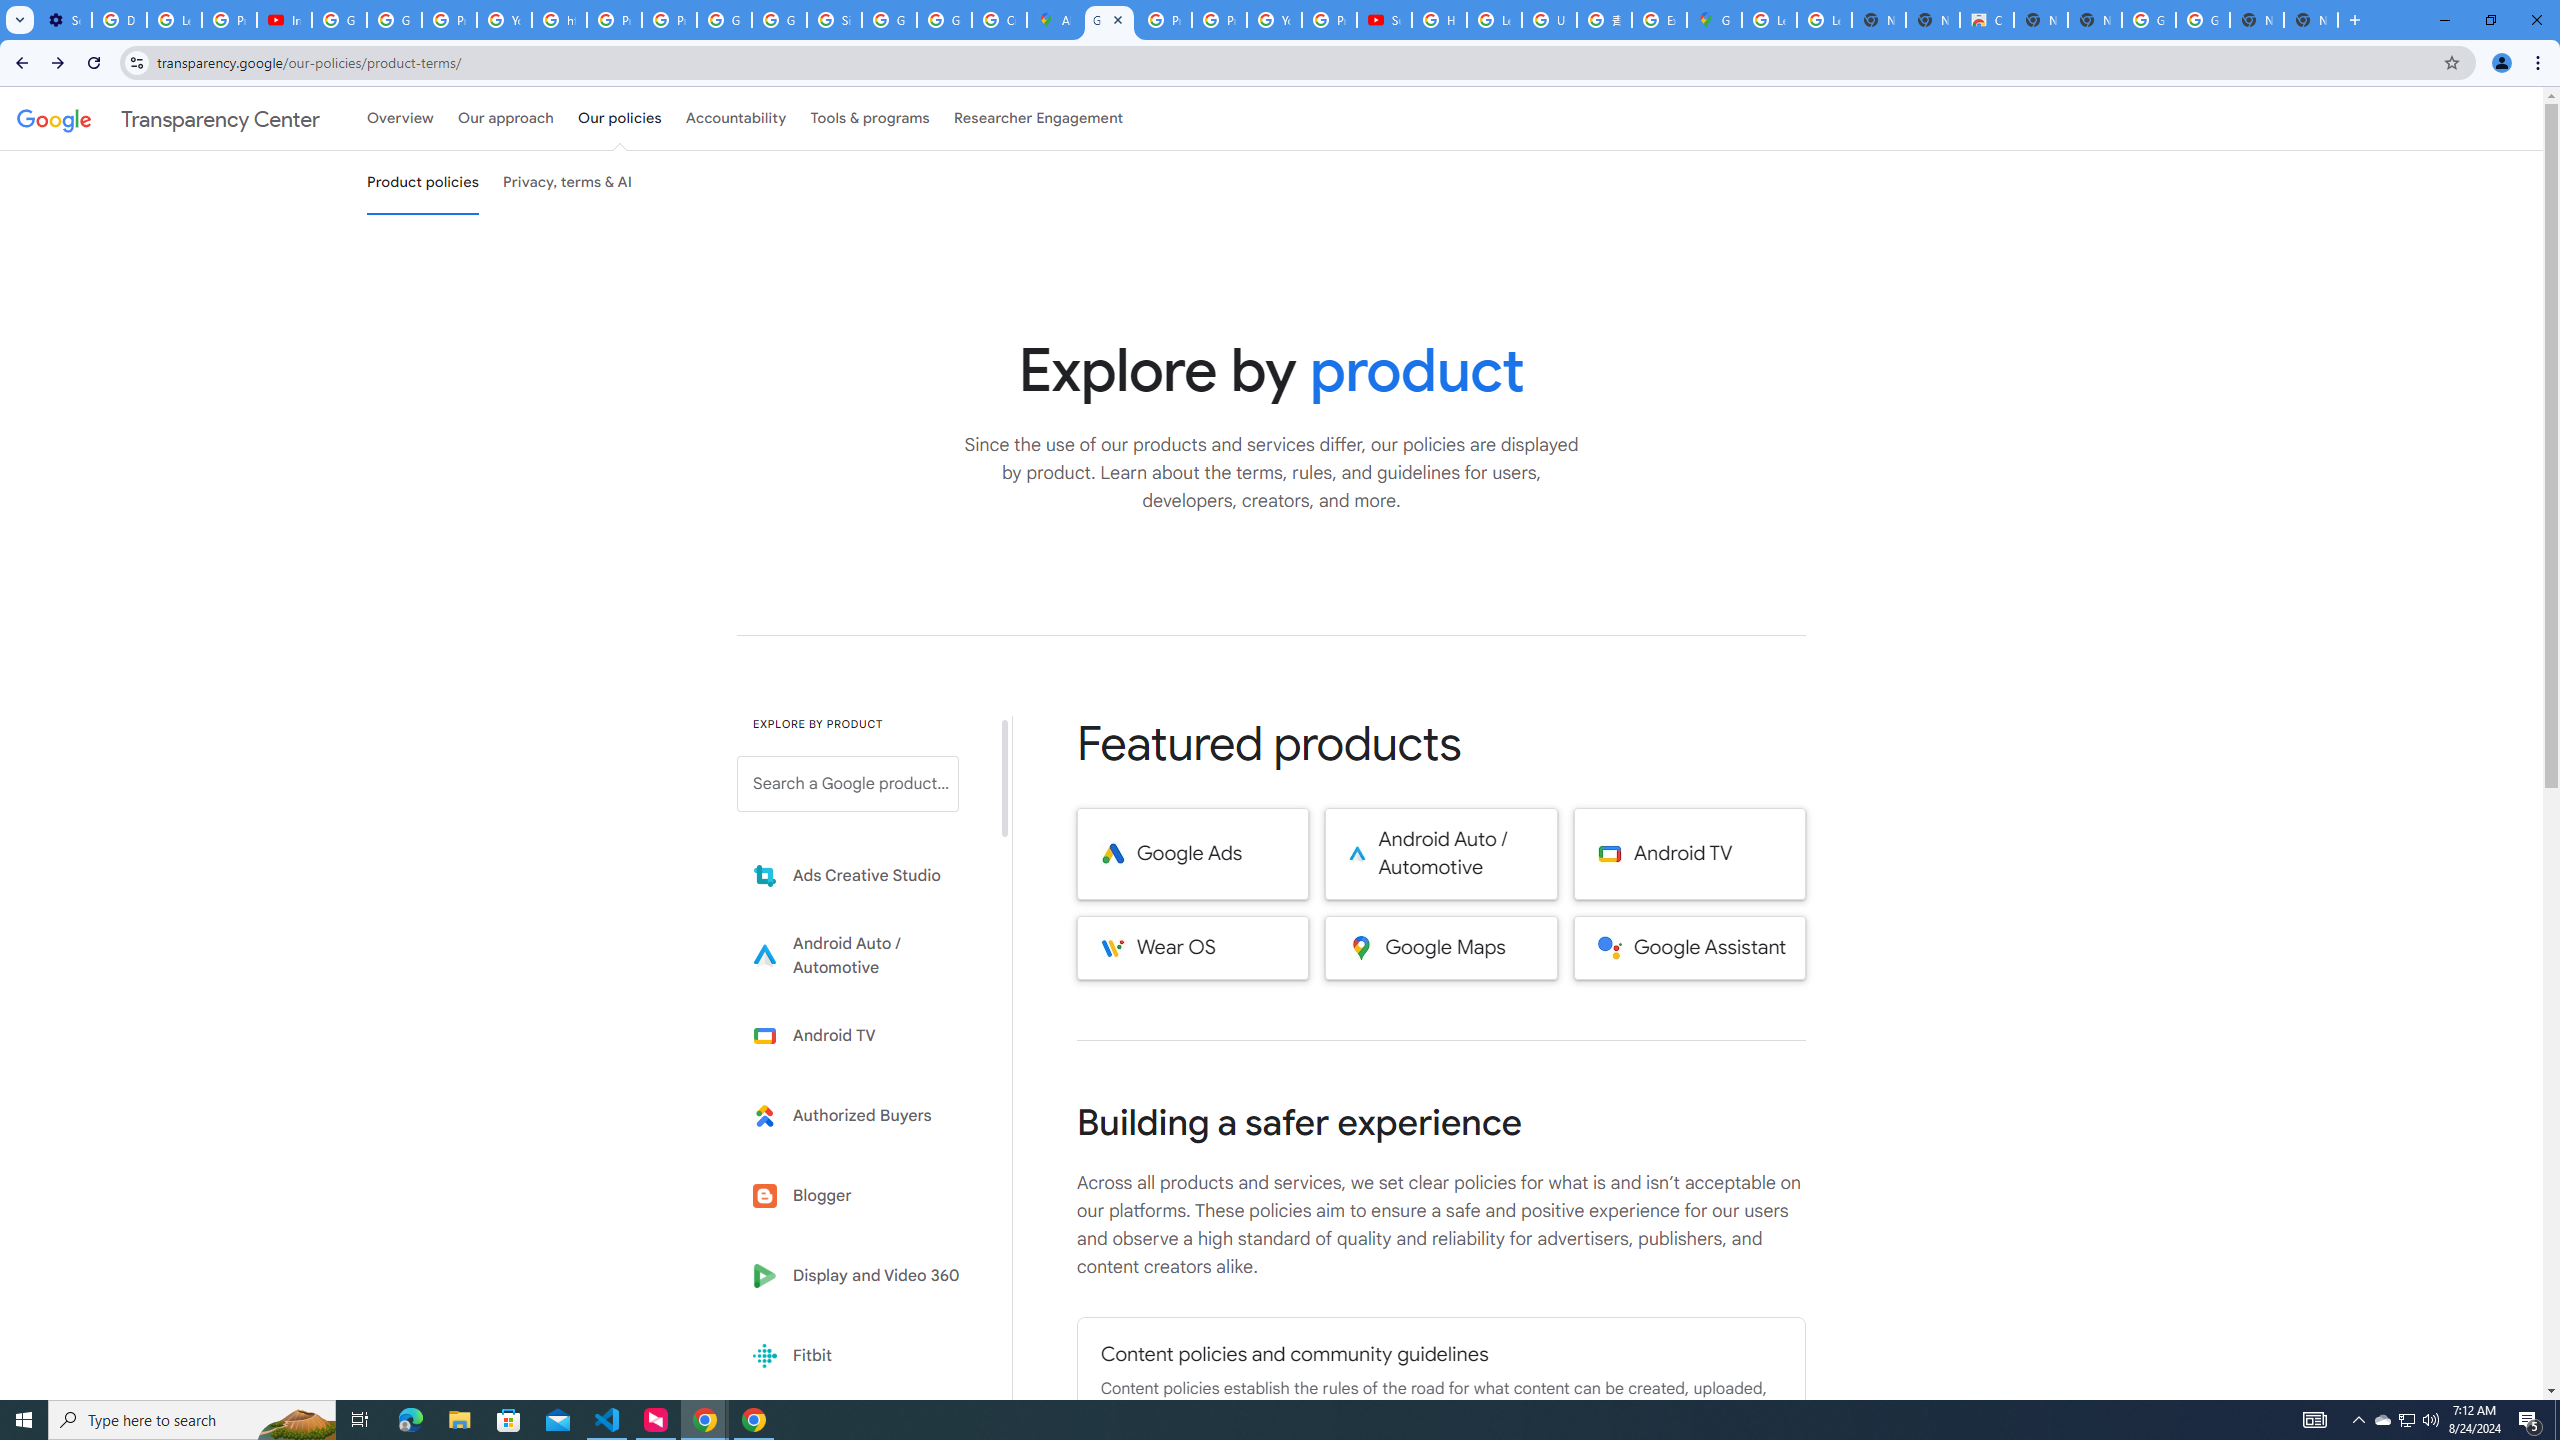 The width and height of the screenshot is (2560, 1440). What do you see at coordinates (1985, 19) in the screenshot?
I see `'Chrome Web Store'` at bounding box center [1985, 19].